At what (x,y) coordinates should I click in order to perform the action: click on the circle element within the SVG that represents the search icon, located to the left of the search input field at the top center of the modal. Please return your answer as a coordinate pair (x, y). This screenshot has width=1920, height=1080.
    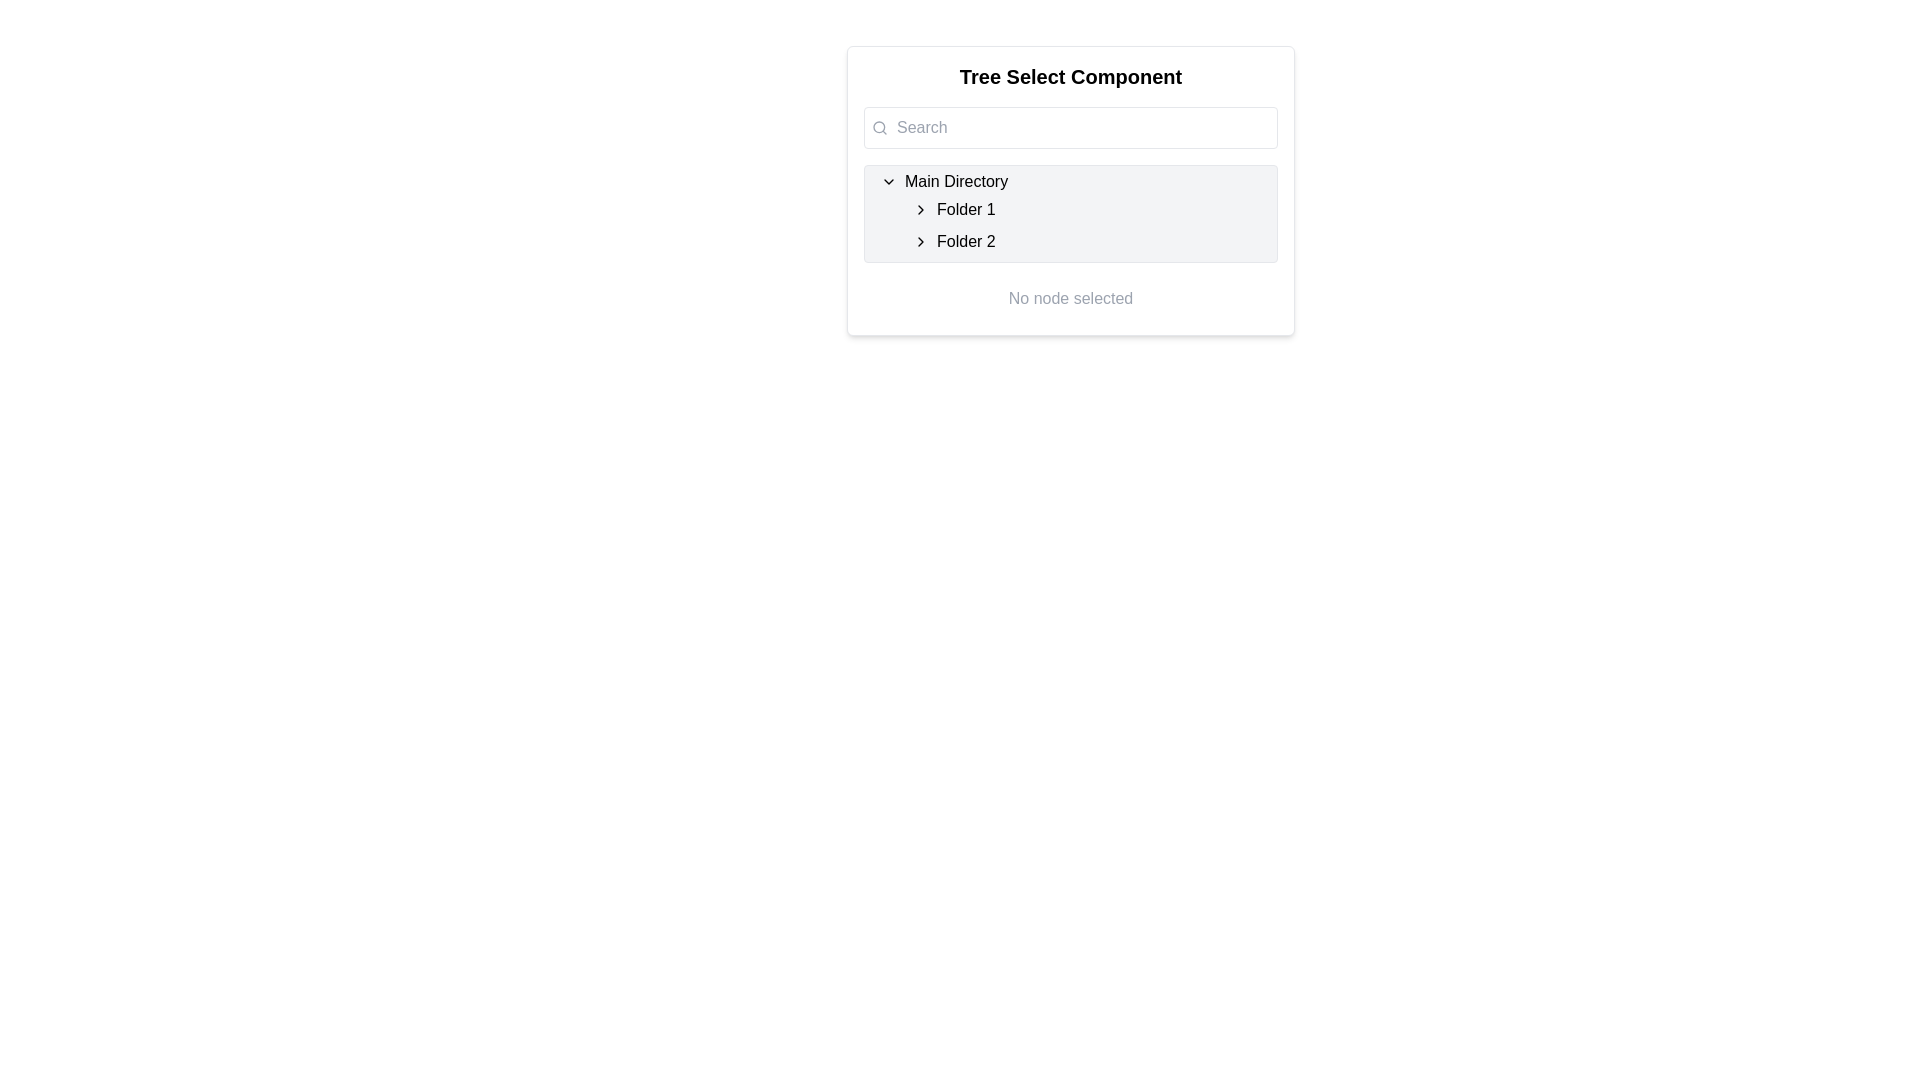
    Looking at the image, I should click on (879, 127).